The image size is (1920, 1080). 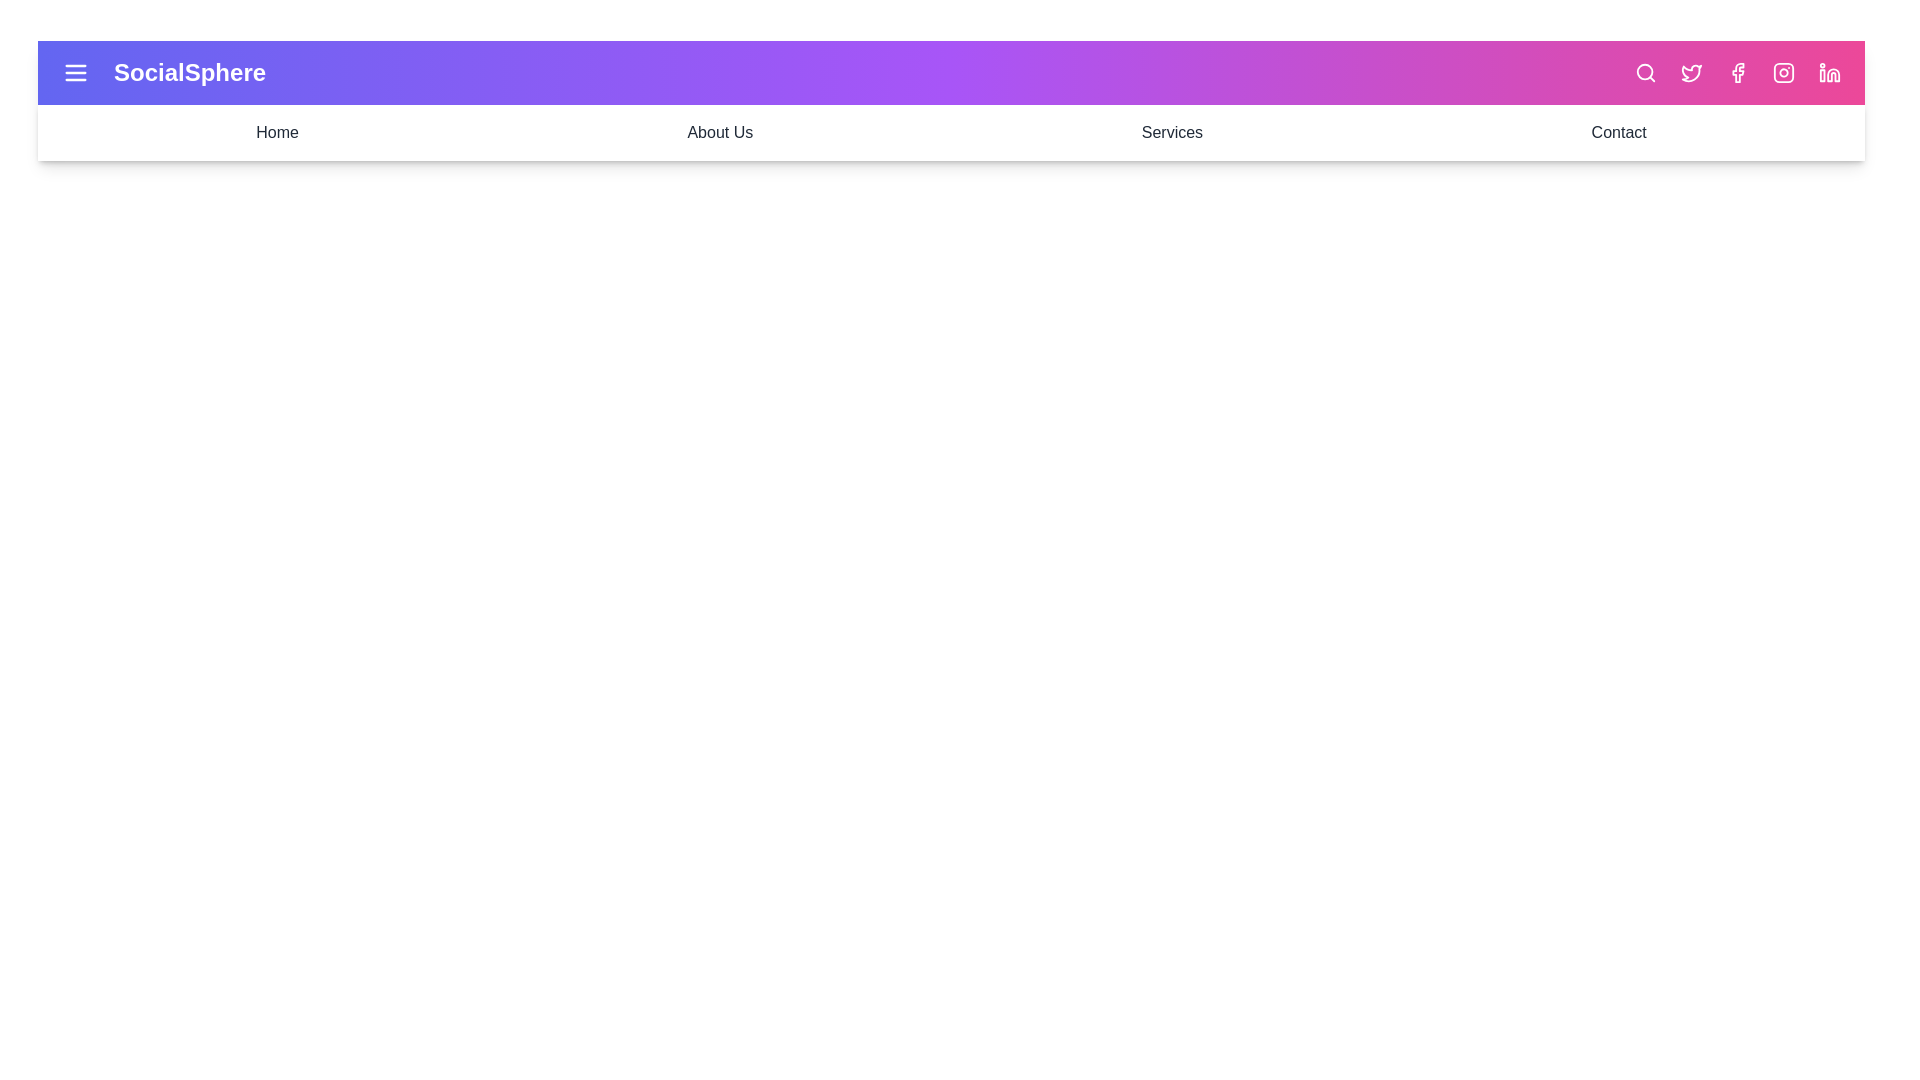 What do you see at coordinates (76, 72) in the screenshot?
I see `the menu icon to toggle the menu visibility` at bounding box center [76, 72].